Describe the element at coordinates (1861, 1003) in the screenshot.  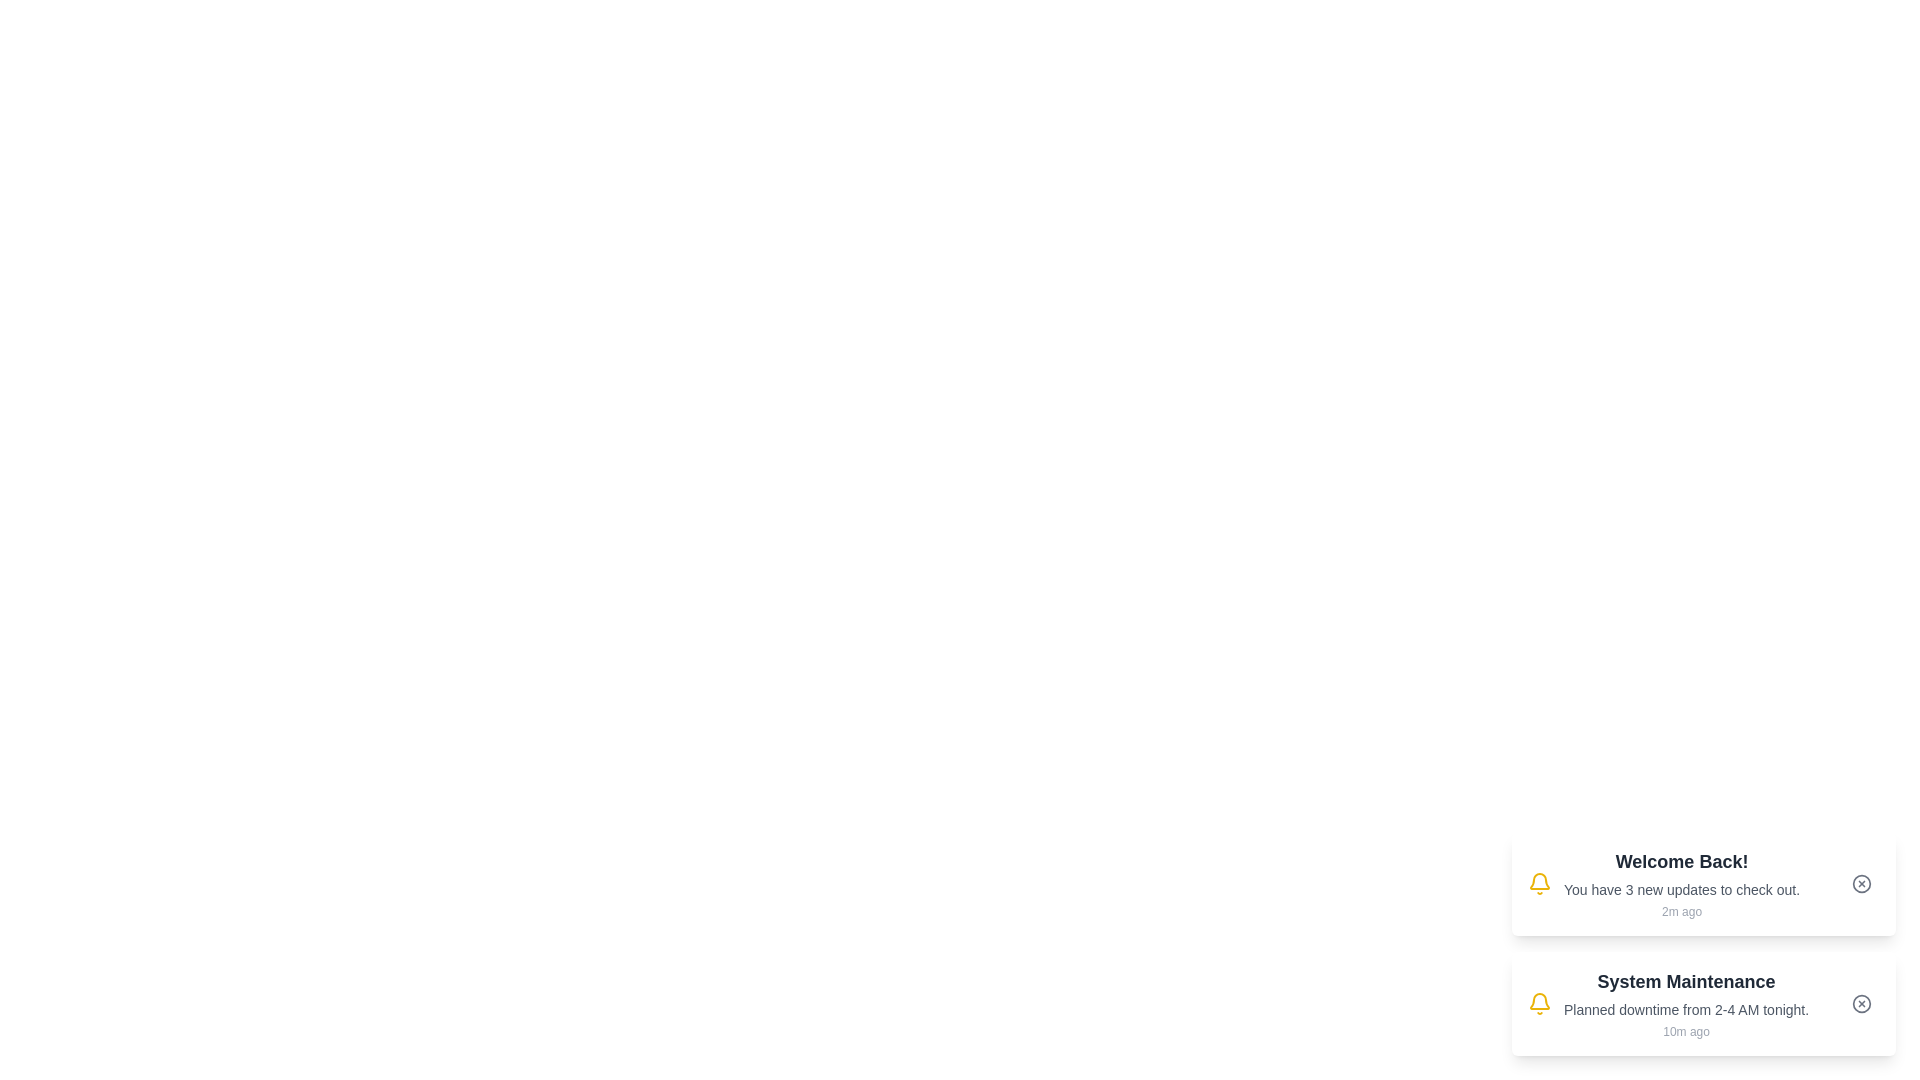
I see `dismiss button for the notification titled 'System Maintenance'` at that location.